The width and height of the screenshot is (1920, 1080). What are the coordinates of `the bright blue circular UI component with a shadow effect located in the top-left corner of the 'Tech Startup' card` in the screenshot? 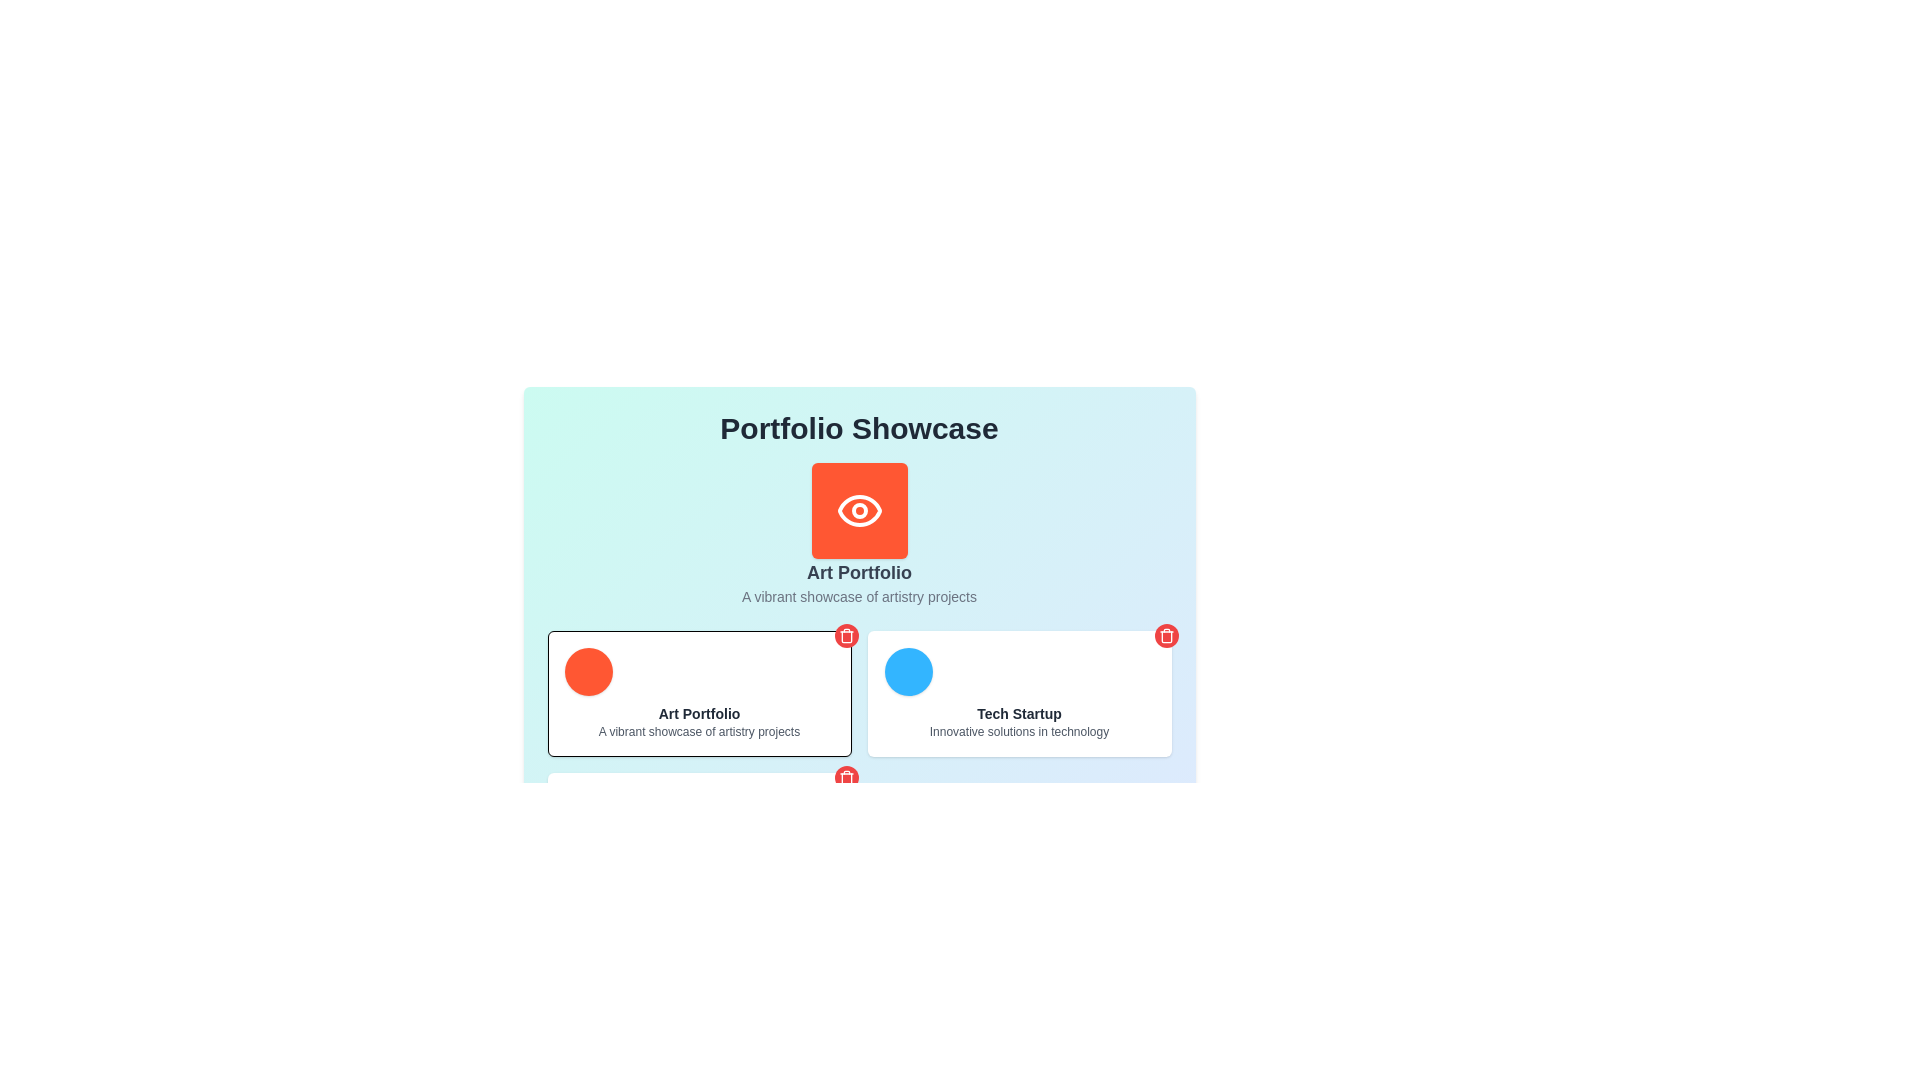 It's located at (907, 671).